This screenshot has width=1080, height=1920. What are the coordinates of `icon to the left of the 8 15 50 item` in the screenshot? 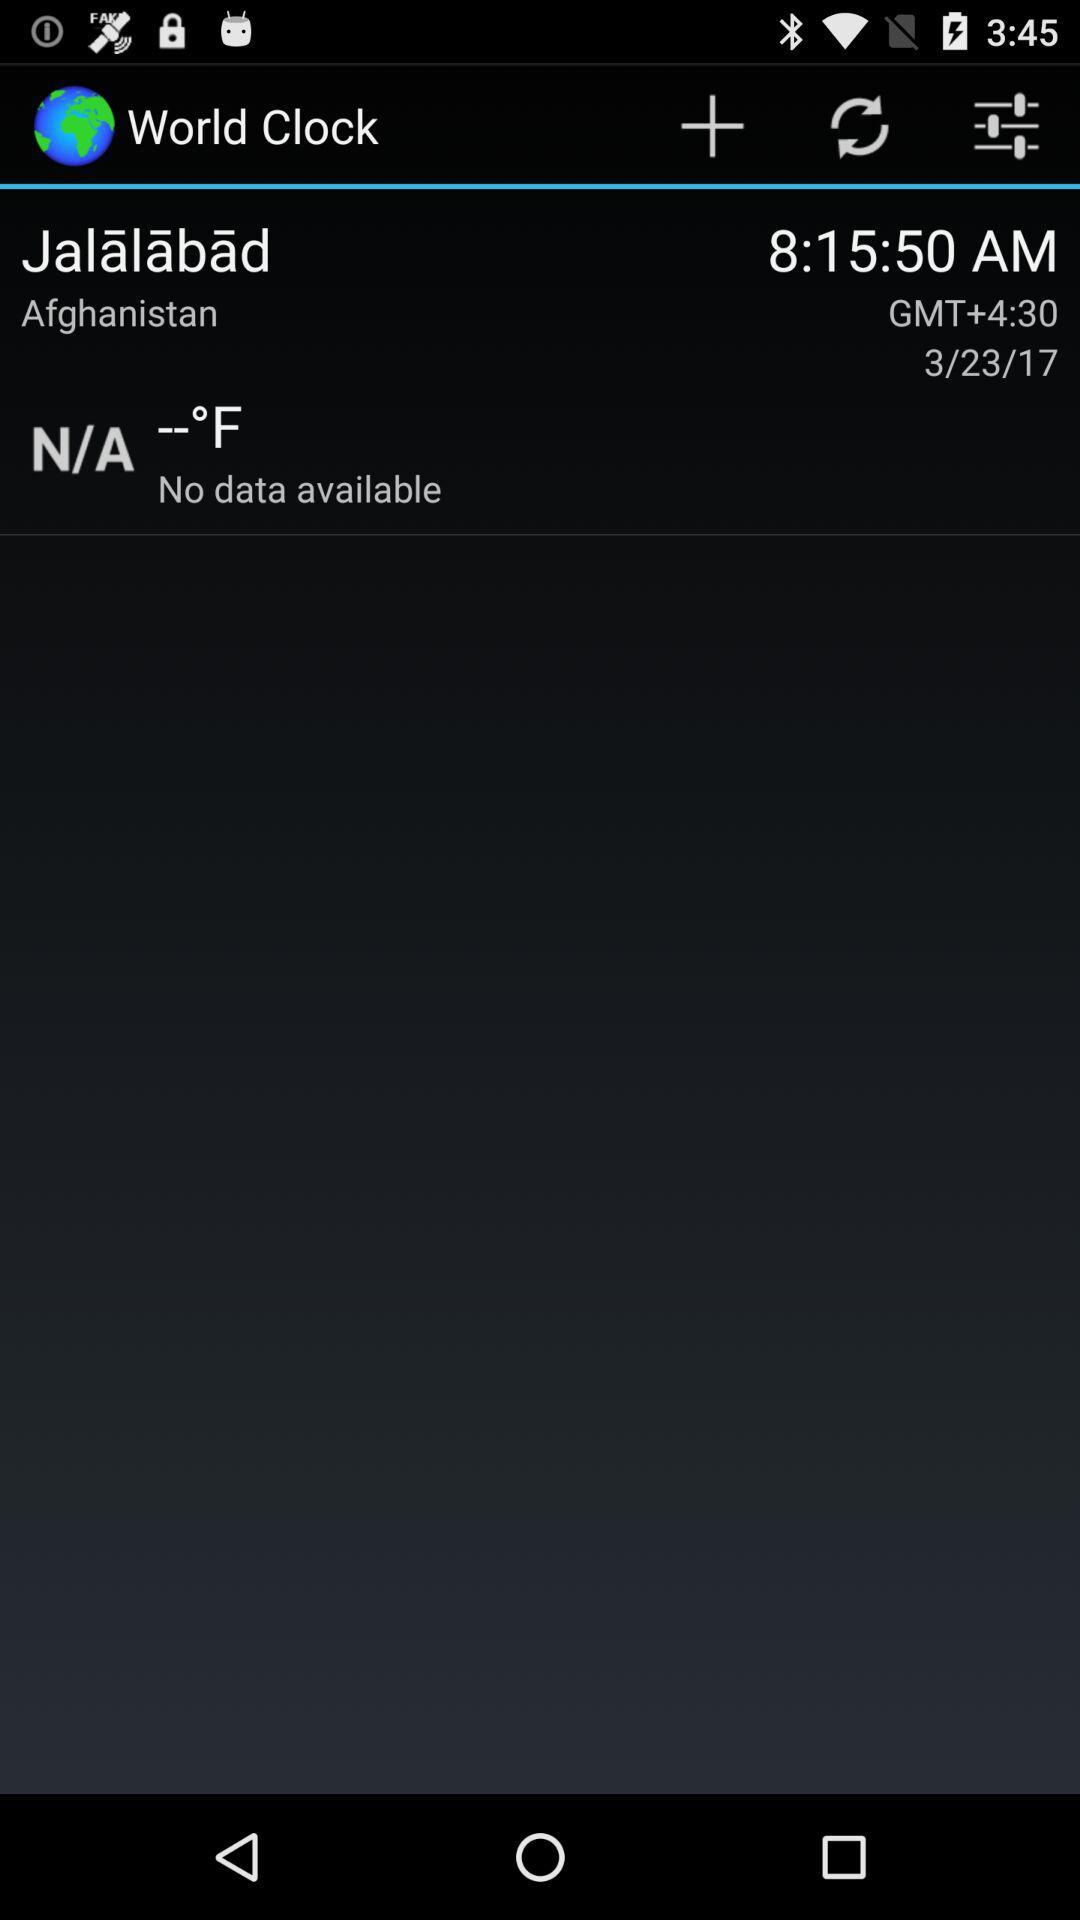 It's located at (394, 247).